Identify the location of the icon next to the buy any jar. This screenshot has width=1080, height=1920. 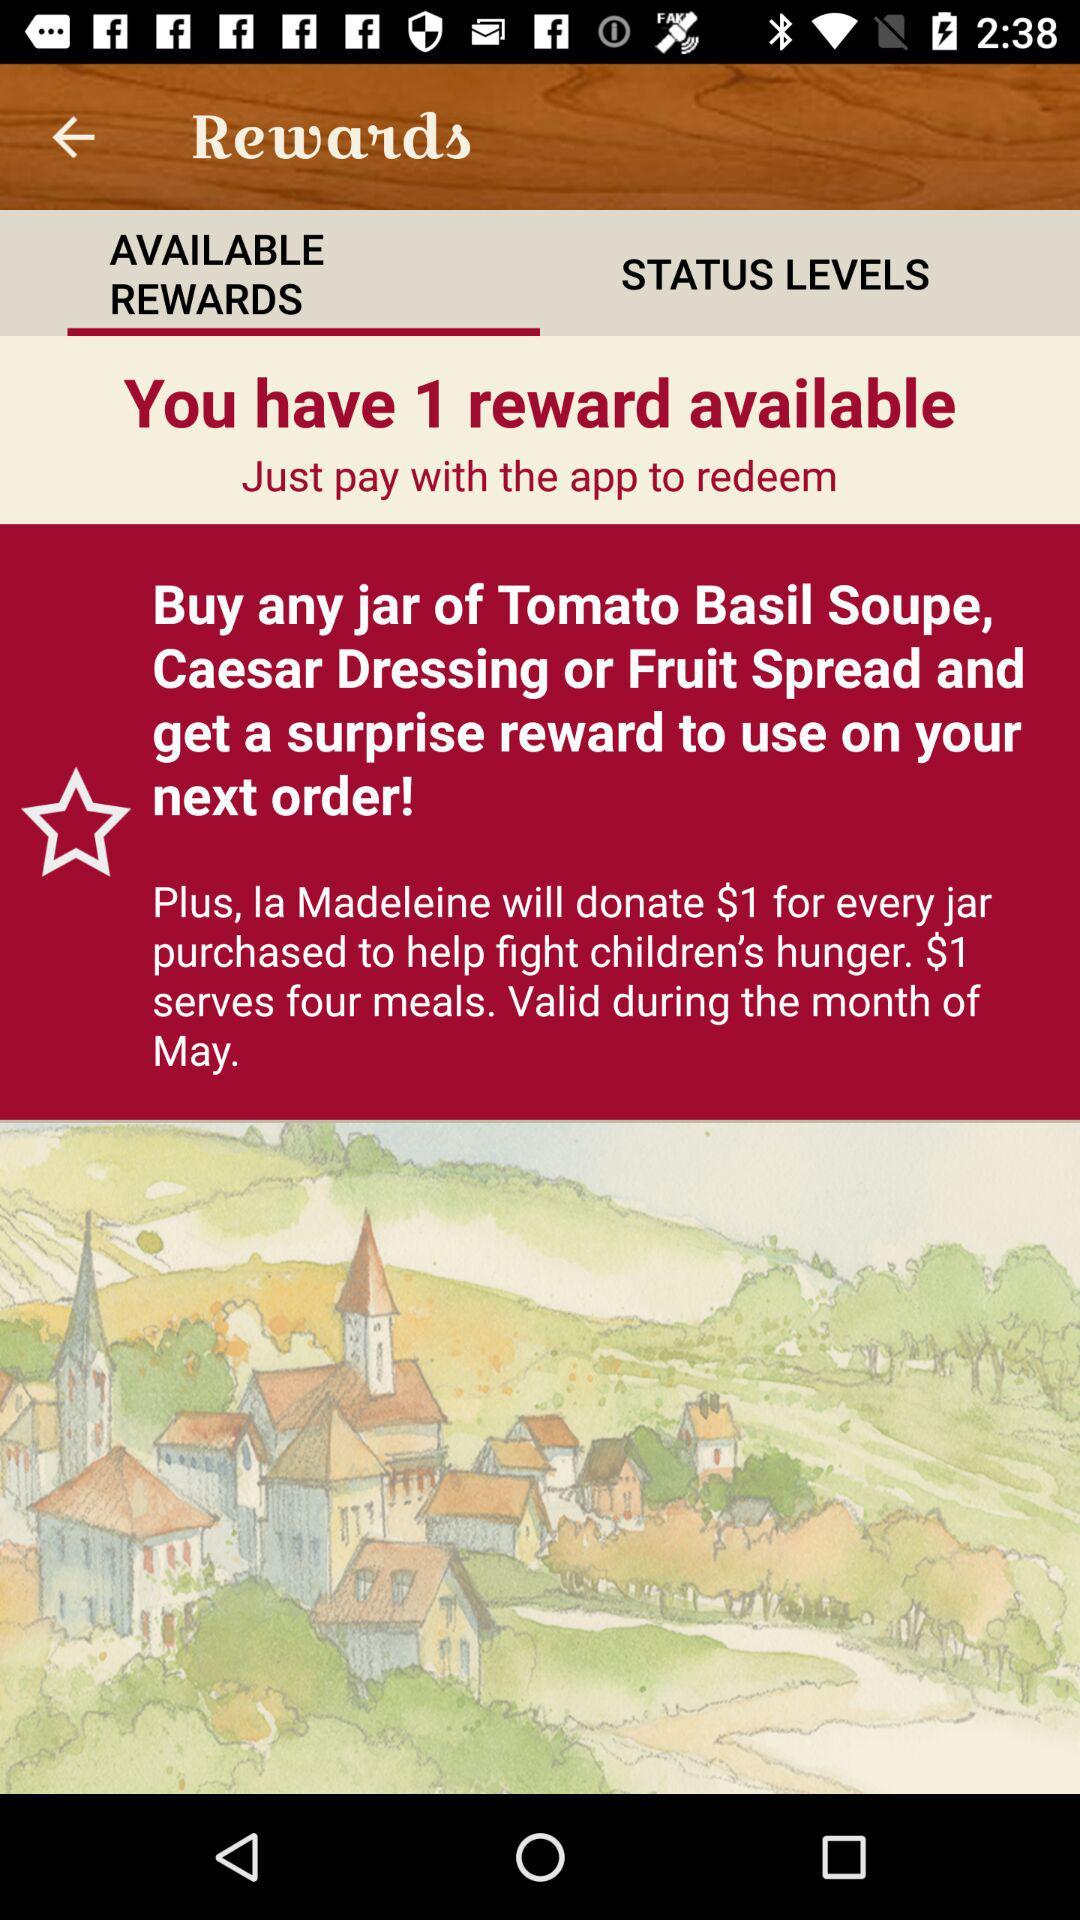
(64, 821).